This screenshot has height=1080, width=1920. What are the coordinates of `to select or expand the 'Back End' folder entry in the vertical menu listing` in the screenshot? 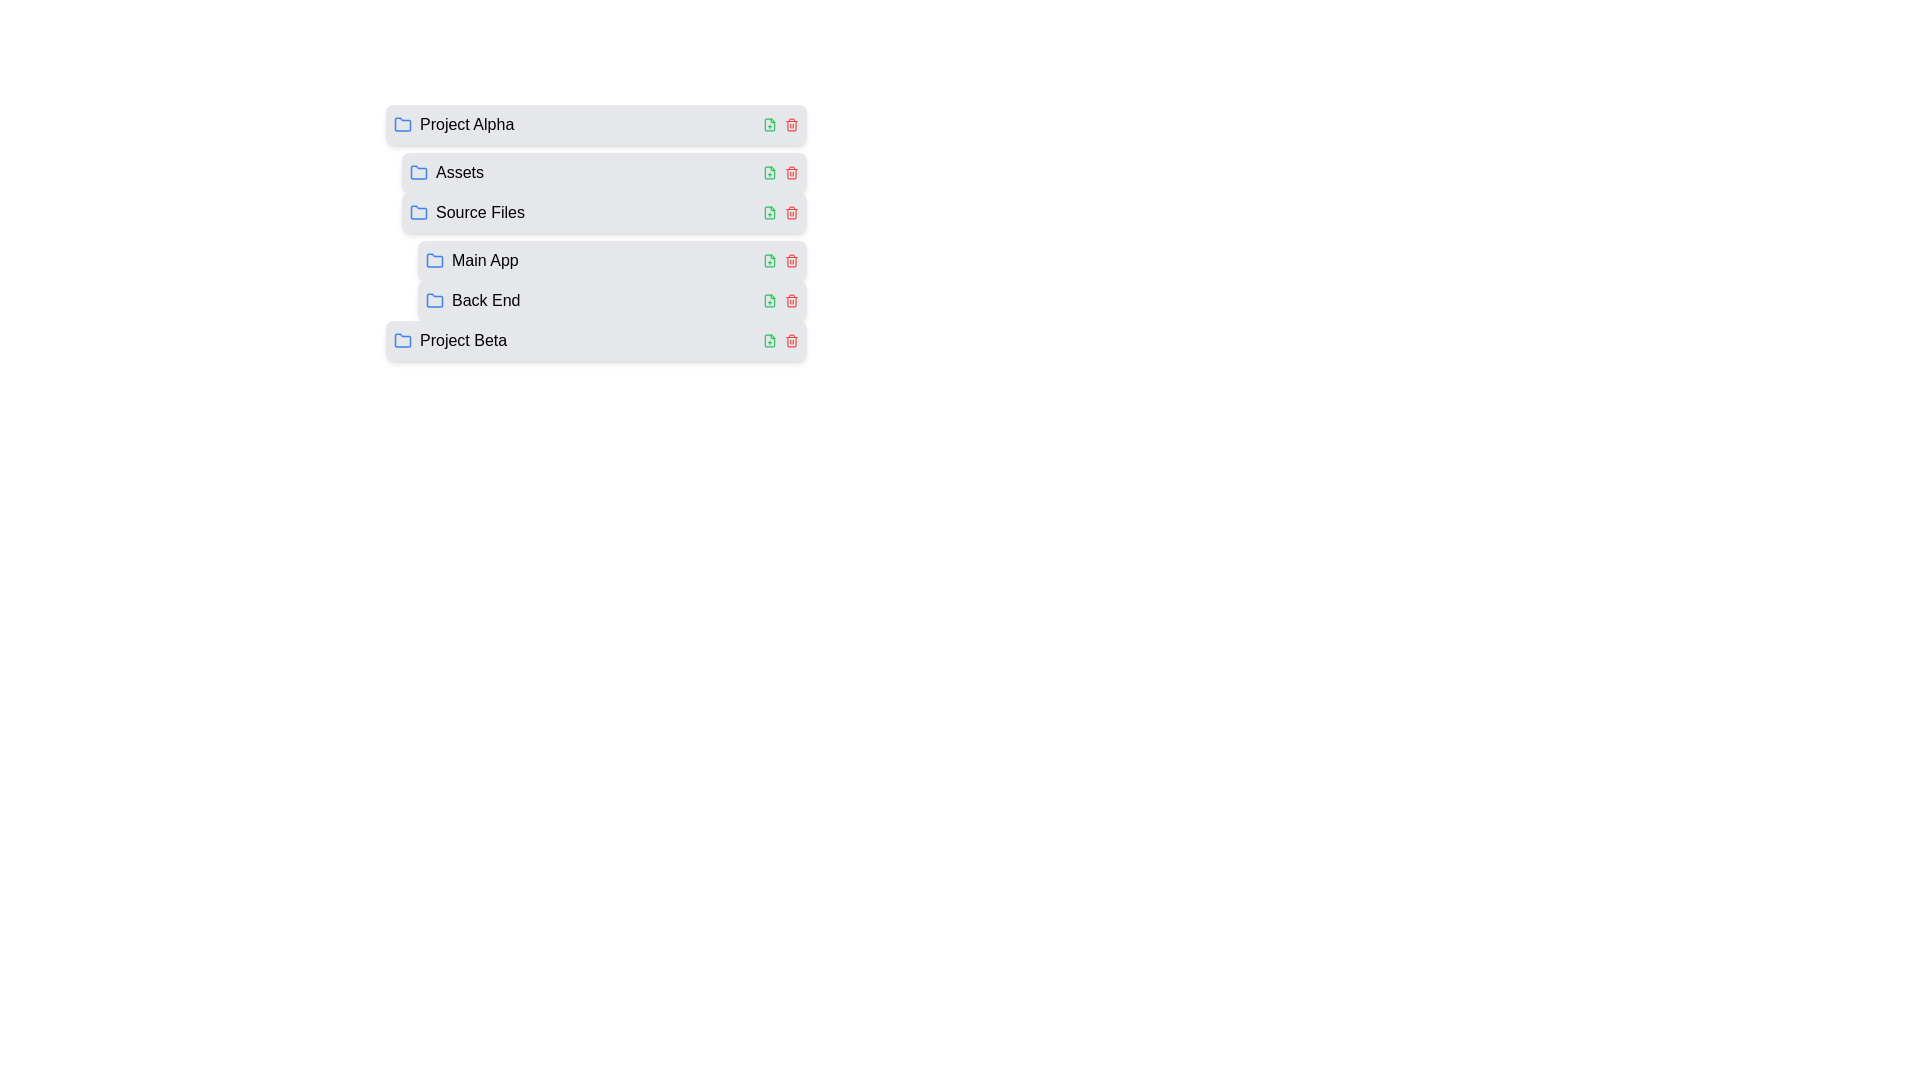 It's located at (611, 300).